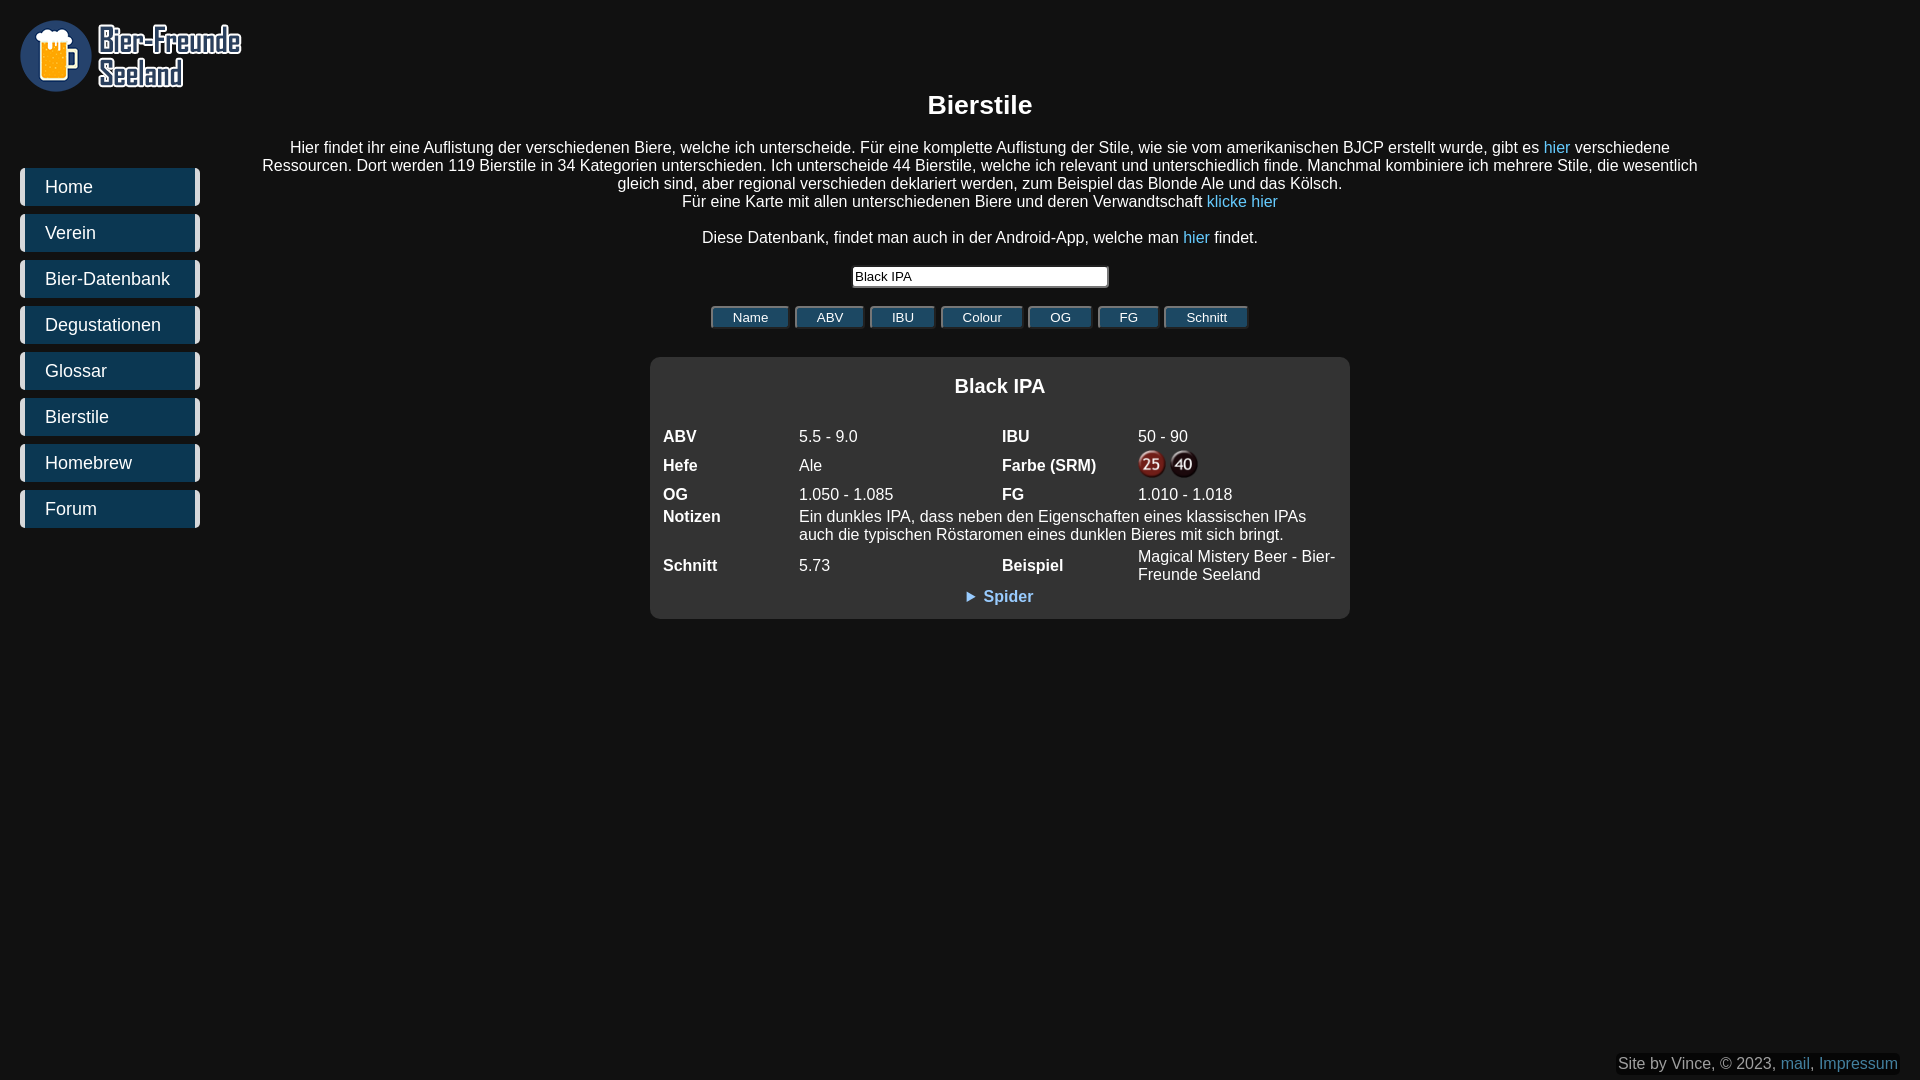 The width and height of the screenshot is (1920, 1080). What do you see at coordinates (901, 316) in the screenshot?
I see `'IBU'` at bounding box center [901, 316].